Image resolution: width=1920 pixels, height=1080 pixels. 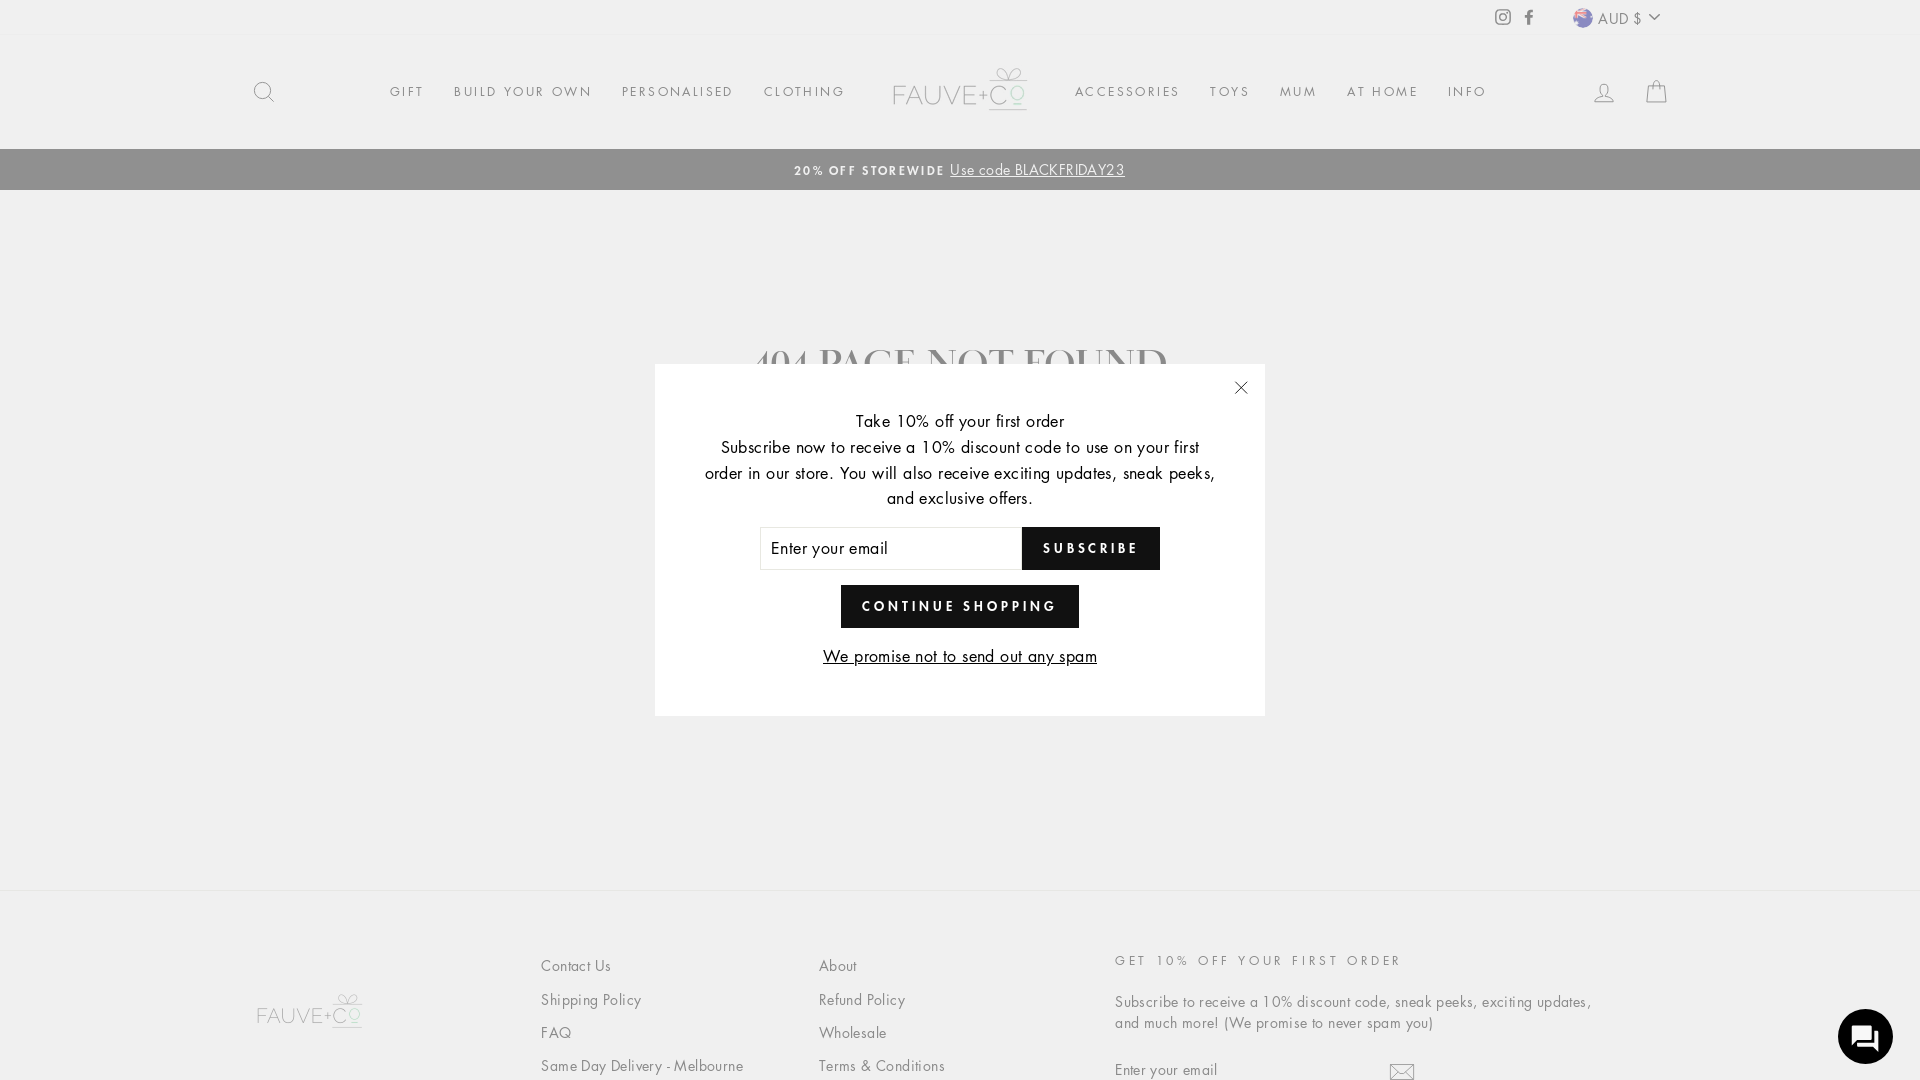 I want to click on 'BUILD YOUR OWN', so click(x=523, y=92).